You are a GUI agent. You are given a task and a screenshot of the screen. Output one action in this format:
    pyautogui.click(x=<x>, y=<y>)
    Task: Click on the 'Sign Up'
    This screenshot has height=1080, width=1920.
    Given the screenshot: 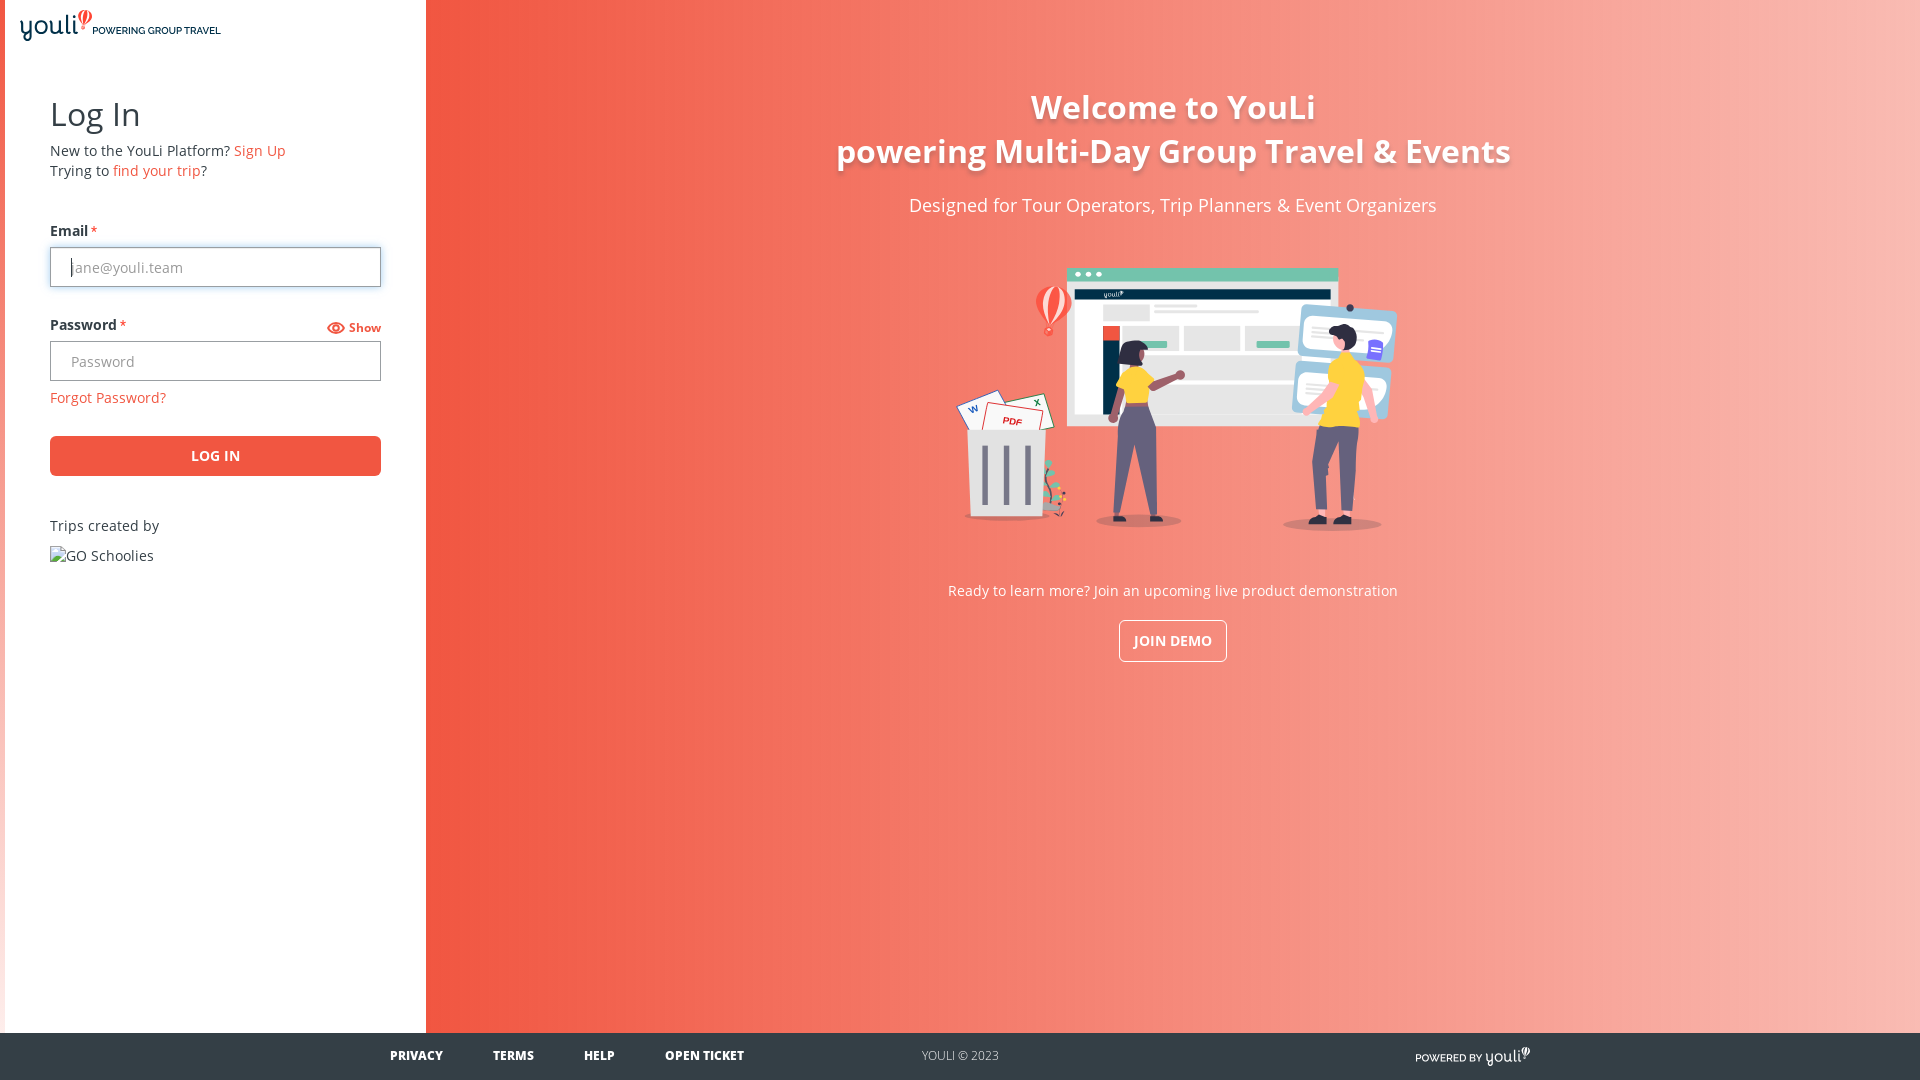 What is the action you would take?
    pyautogui.click(x=258, y=149)
    